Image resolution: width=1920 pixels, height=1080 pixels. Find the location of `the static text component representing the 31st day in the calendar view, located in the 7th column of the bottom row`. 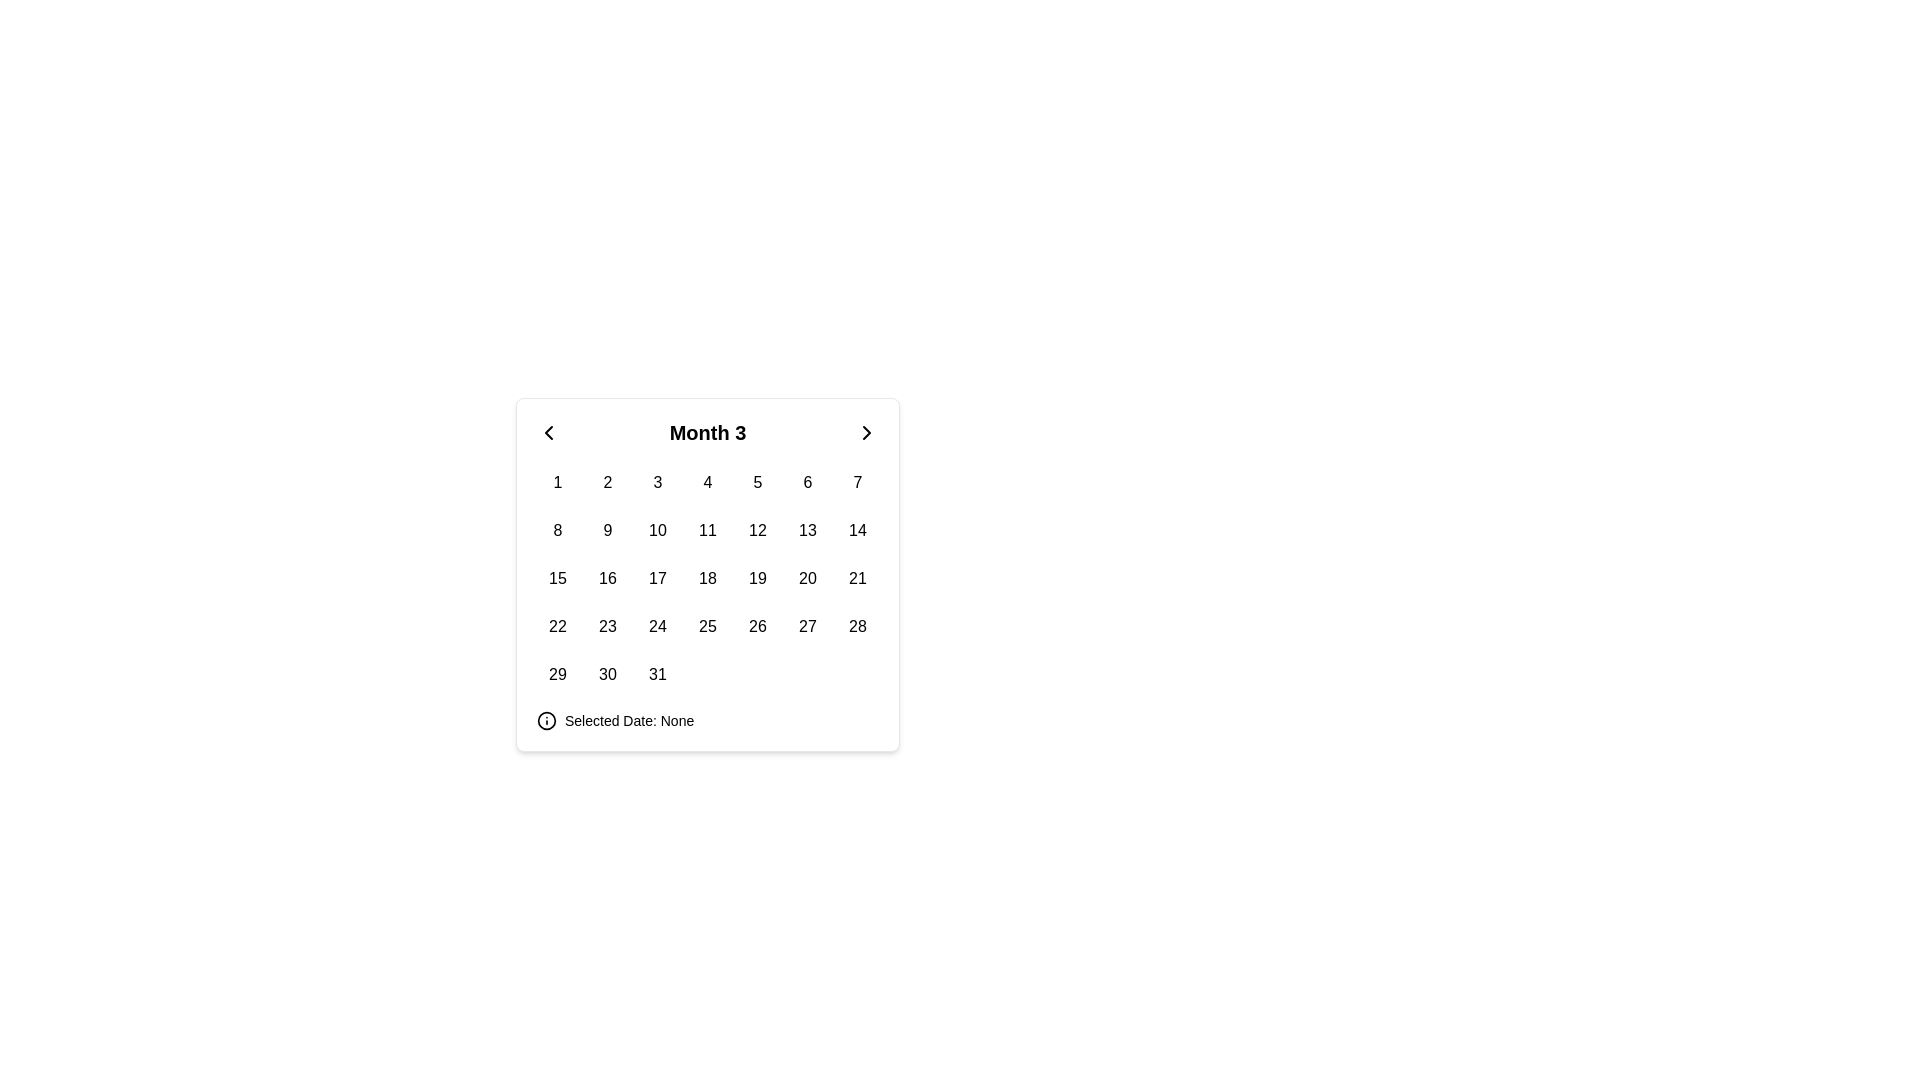

the static text component representing the 31st day in the calendar view, located in the 7th column of the bottom row is located at coordinates (657, 675).